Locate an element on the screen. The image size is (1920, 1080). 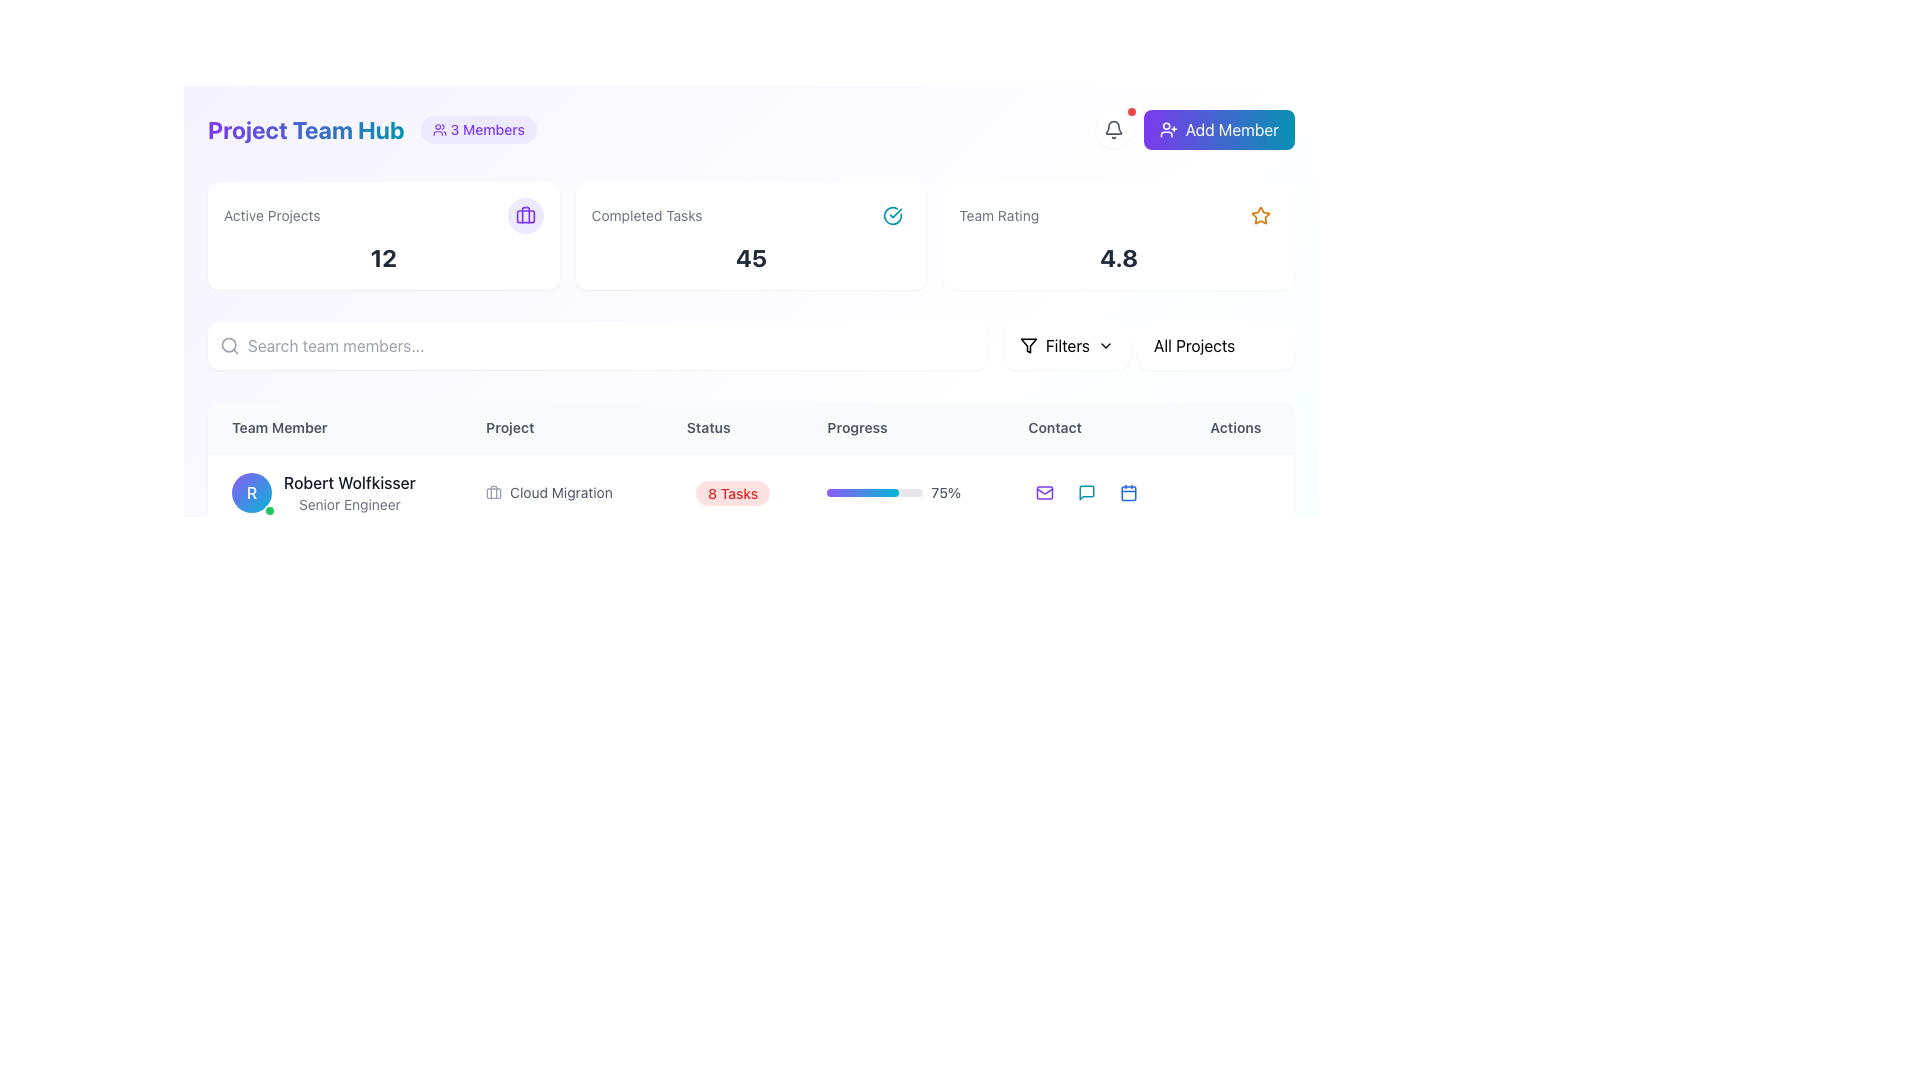
to select the first row of the interactive table that displays a team member's details in the project management interface is located at coordinates (750, 492).